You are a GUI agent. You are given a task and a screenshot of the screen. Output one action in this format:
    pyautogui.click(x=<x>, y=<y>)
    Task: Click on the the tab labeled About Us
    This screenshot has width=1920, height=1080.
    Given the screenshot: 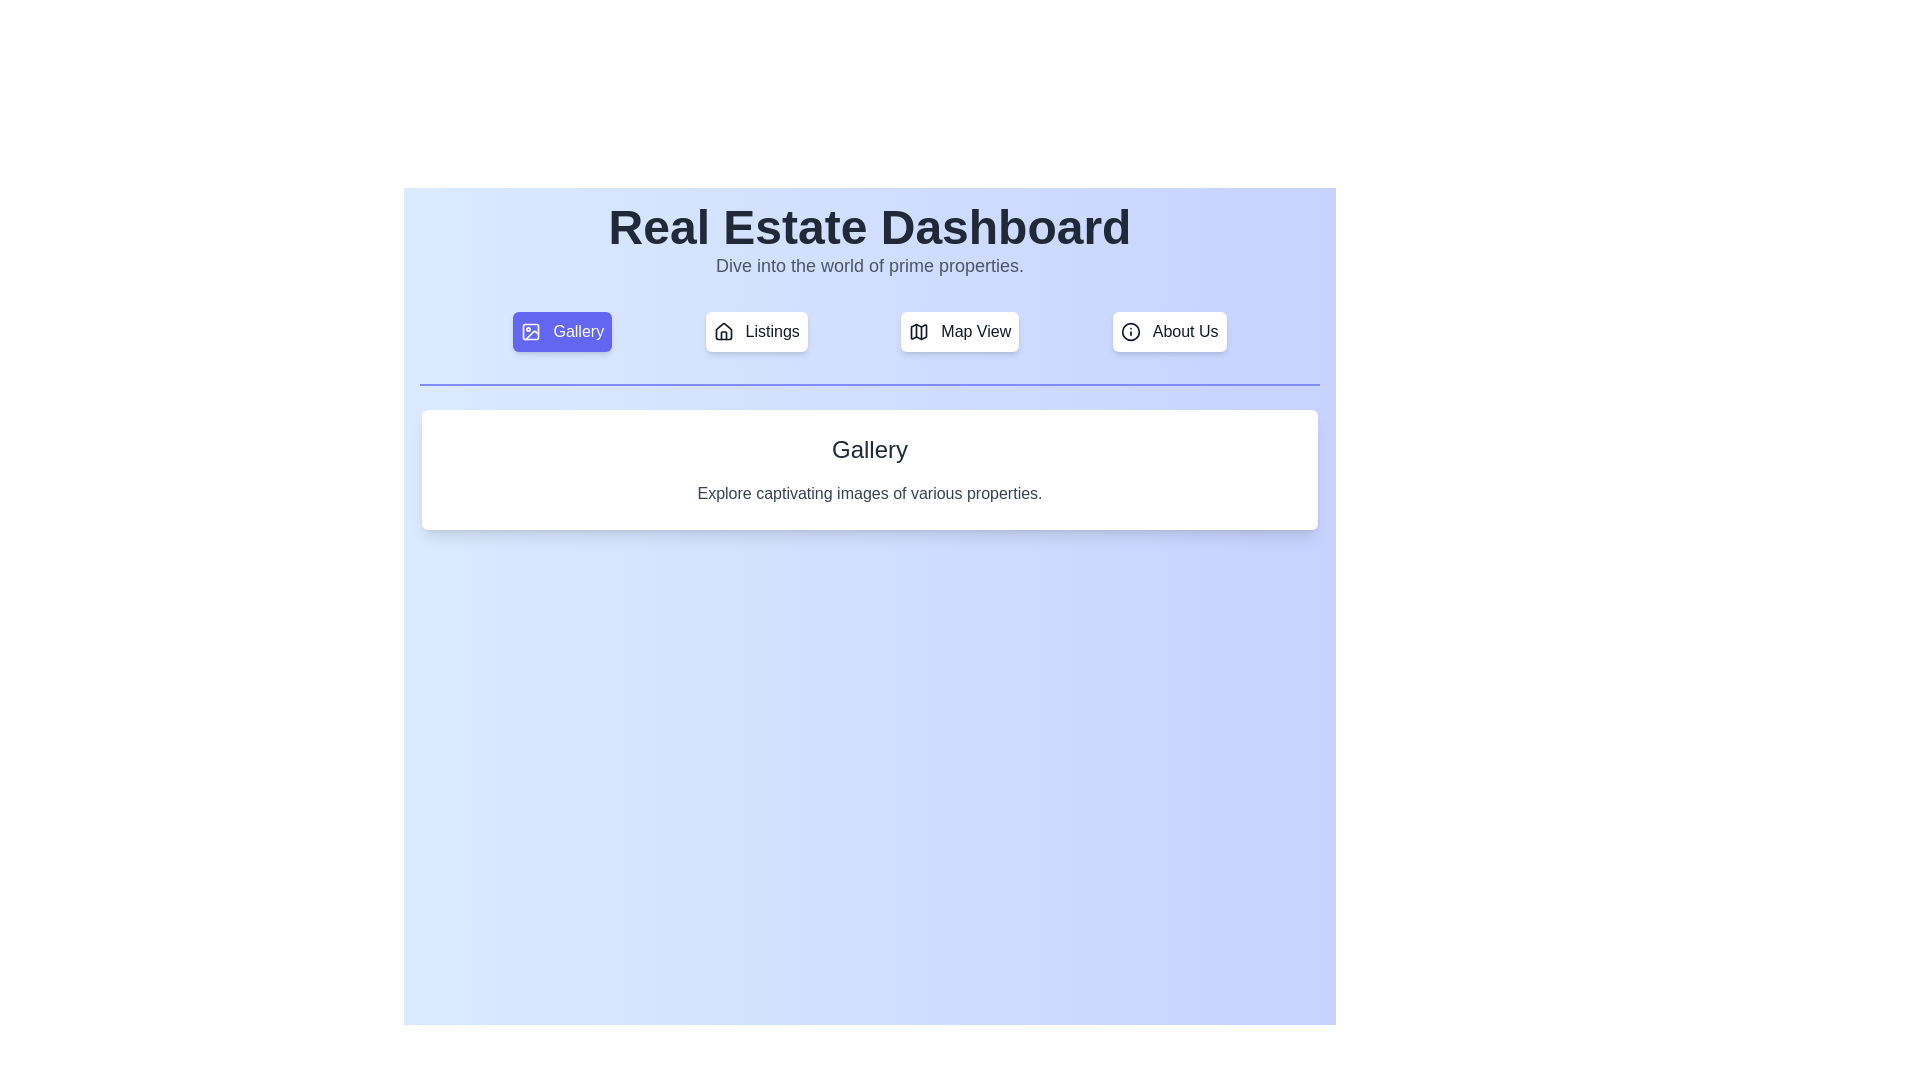 What is the action you would take?
    pyautogui.click(x=1169, y=330)
    